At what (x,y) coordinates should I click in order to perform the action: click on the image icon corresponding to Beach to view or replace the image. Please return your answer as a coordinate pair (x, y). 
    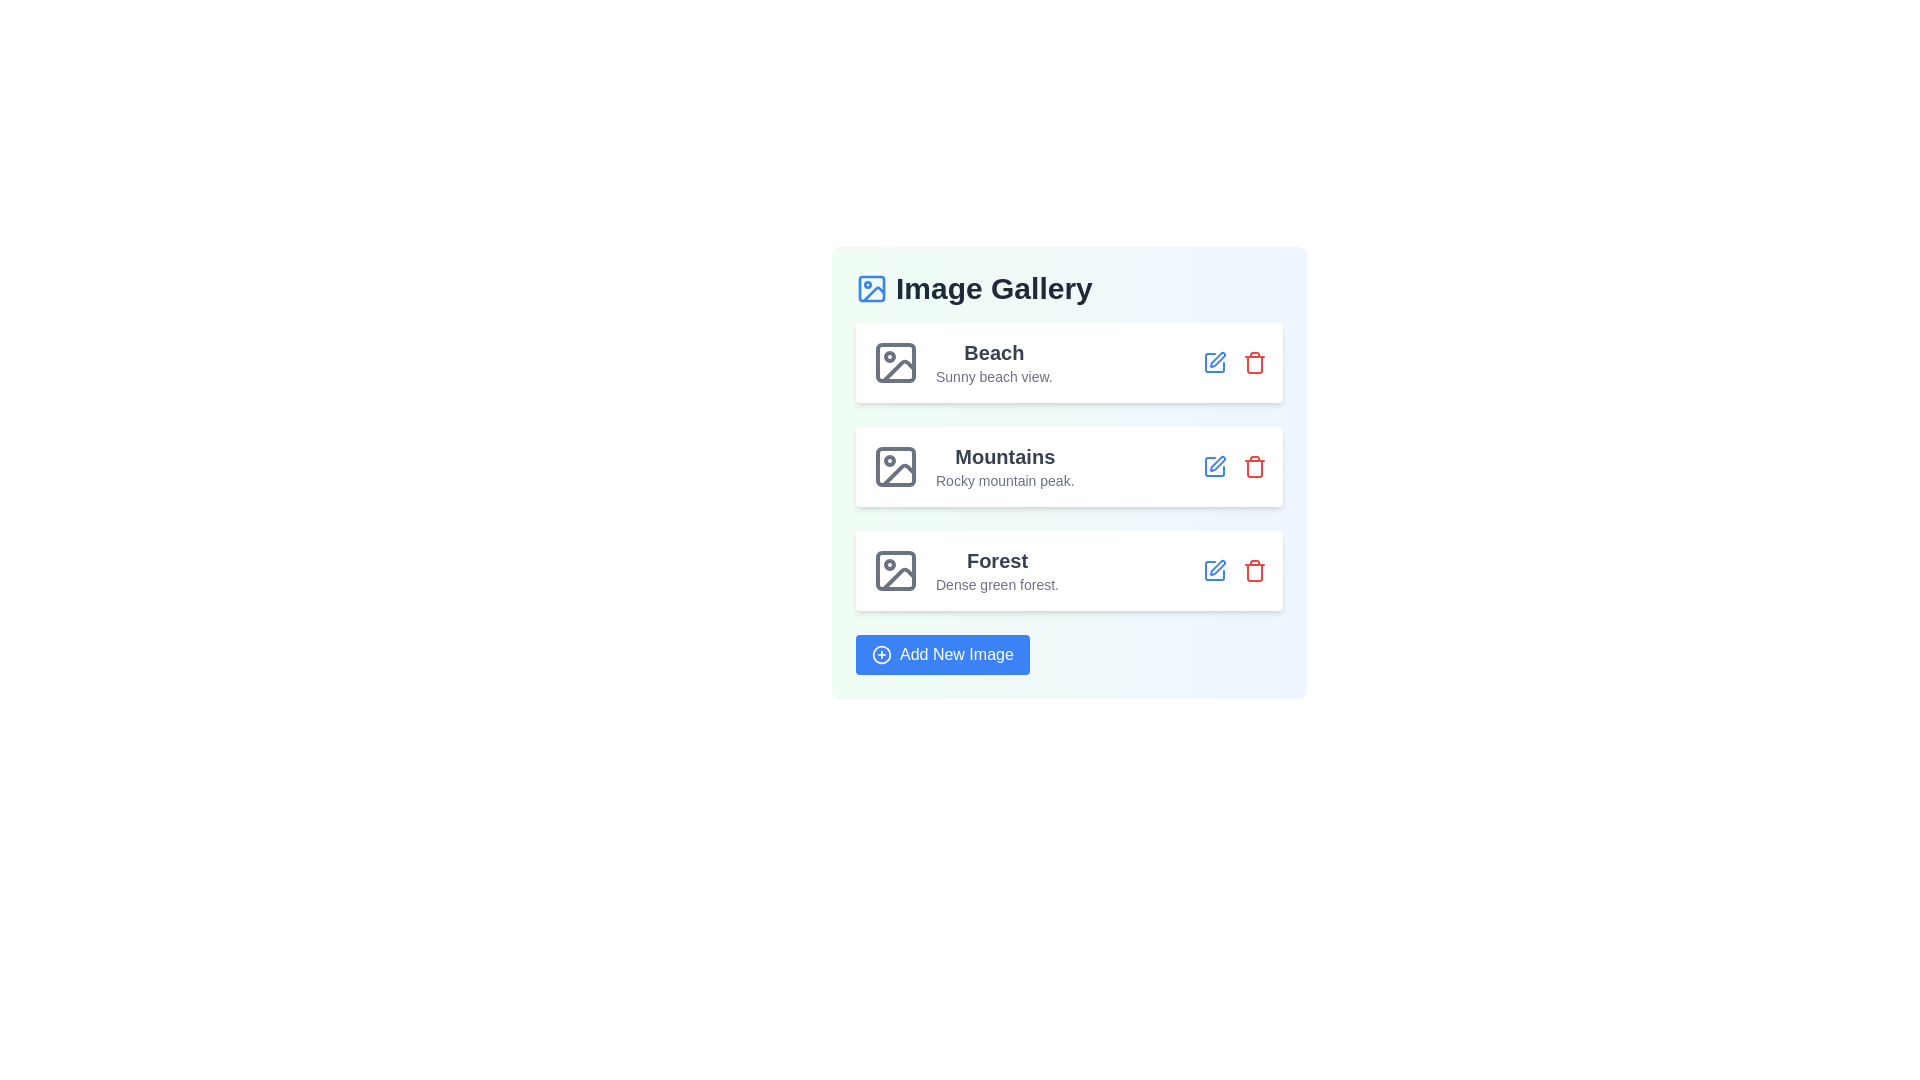
    Looking at the image, I should click on (895, 362).